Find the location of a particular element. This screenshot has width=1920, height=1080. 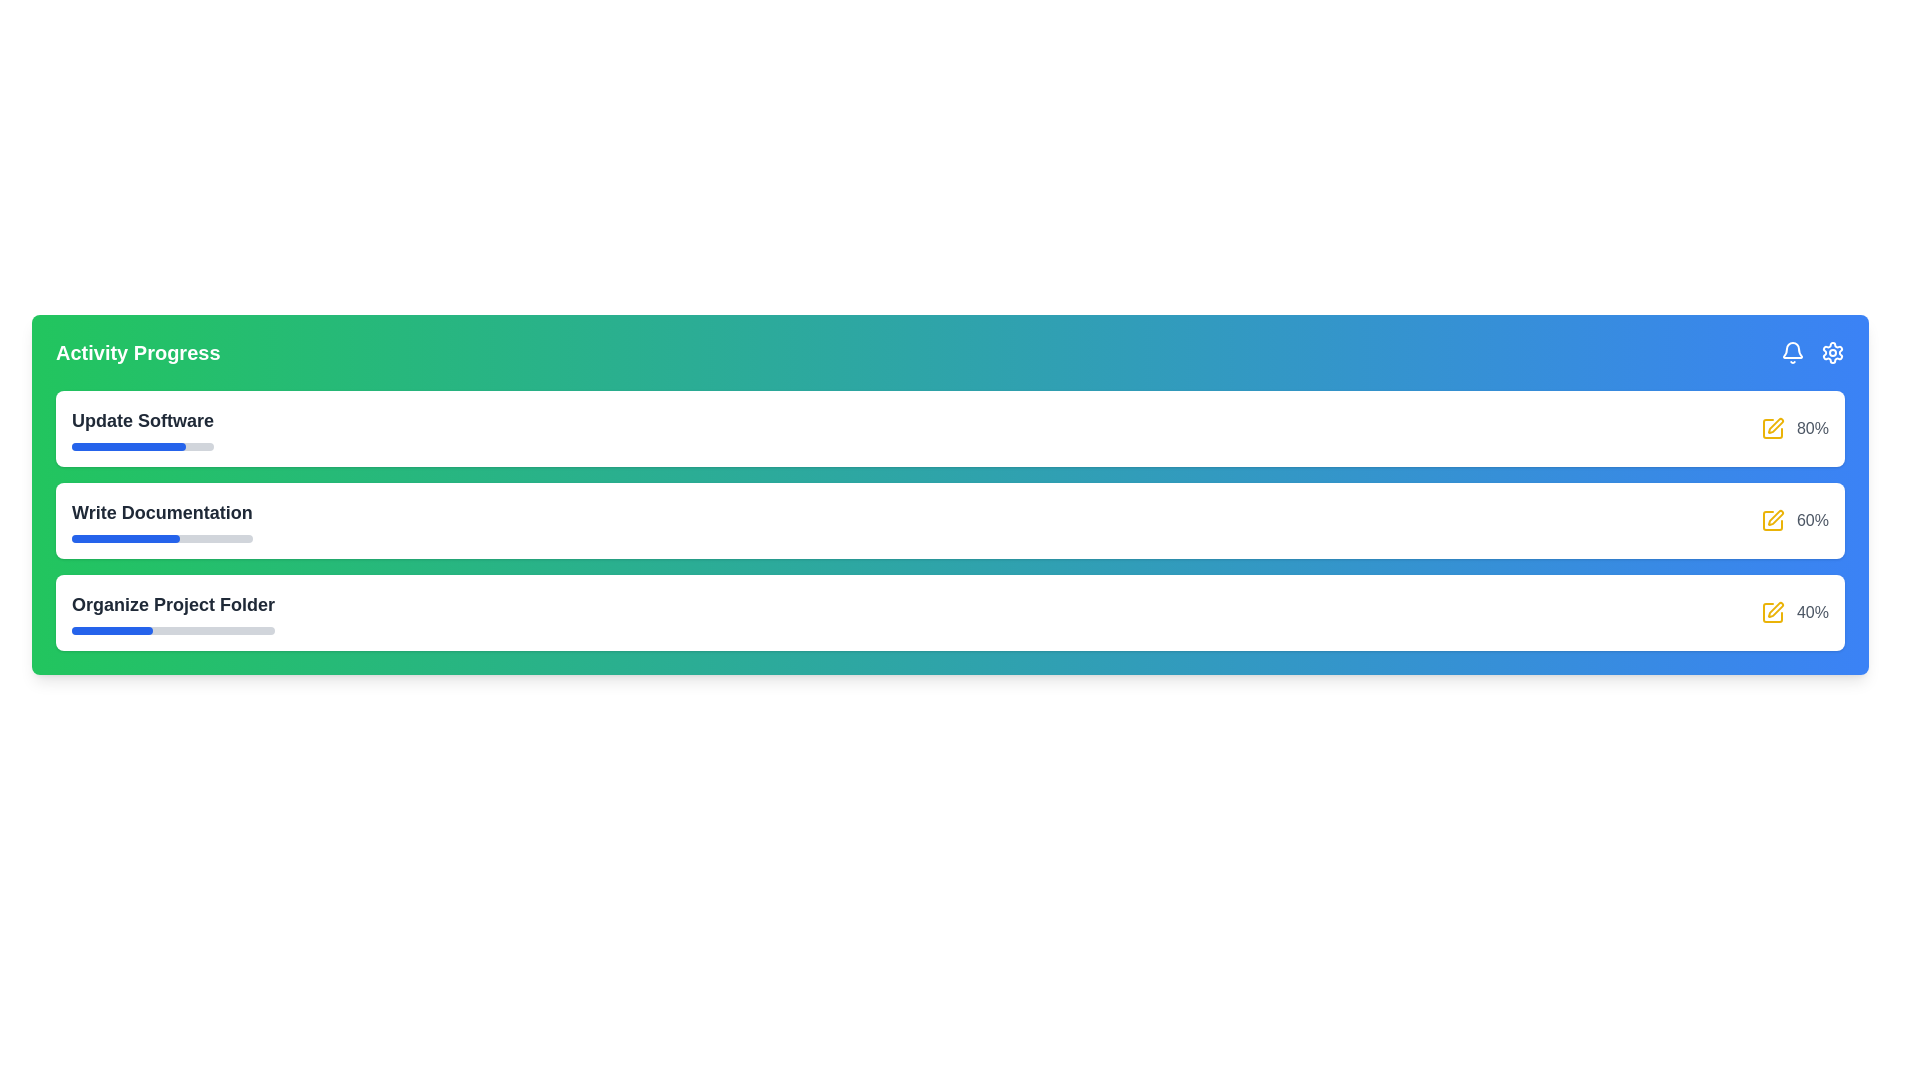

text label displaying 'Write Documentation' located in the center of the second task block in the vertical list of task progress items is located at coordinates (162, 512).